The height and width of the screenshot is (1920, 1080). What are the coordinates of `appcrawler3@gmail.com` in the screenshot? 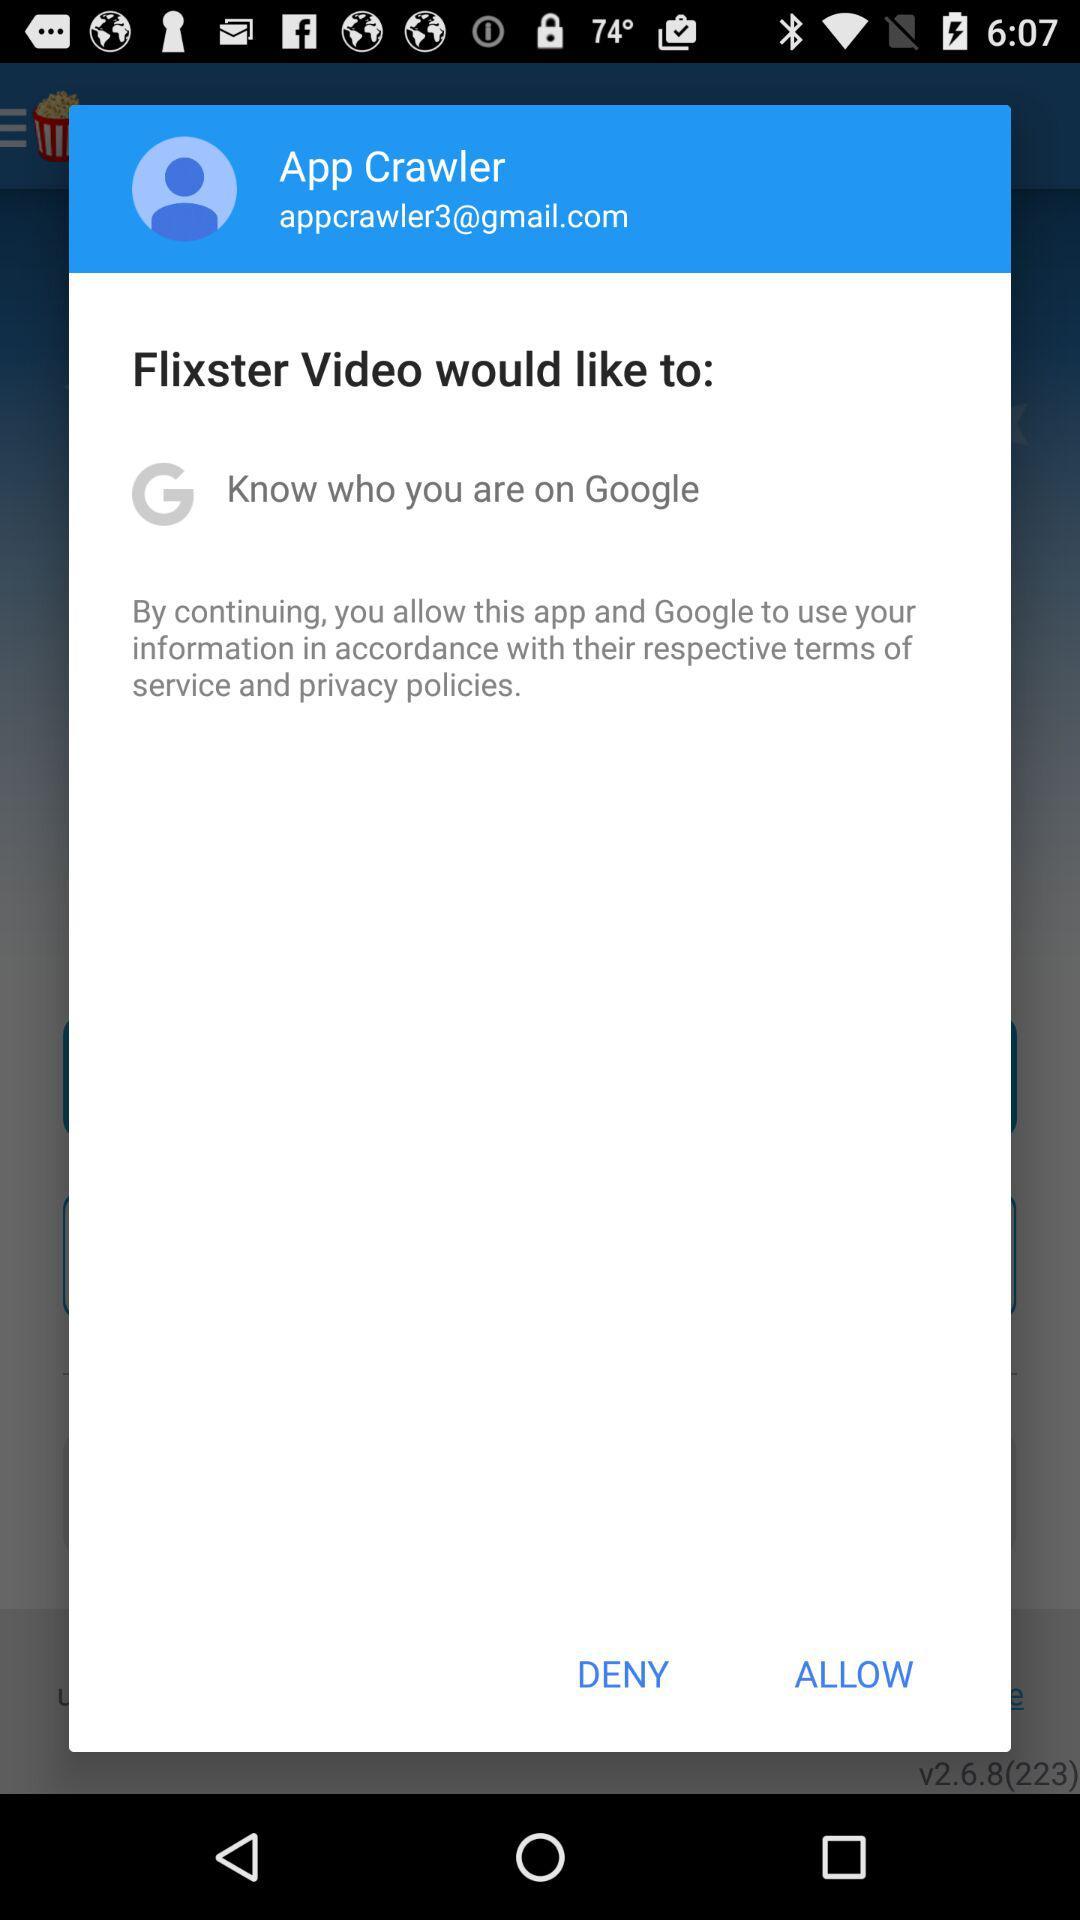 It's located at (454, 214).